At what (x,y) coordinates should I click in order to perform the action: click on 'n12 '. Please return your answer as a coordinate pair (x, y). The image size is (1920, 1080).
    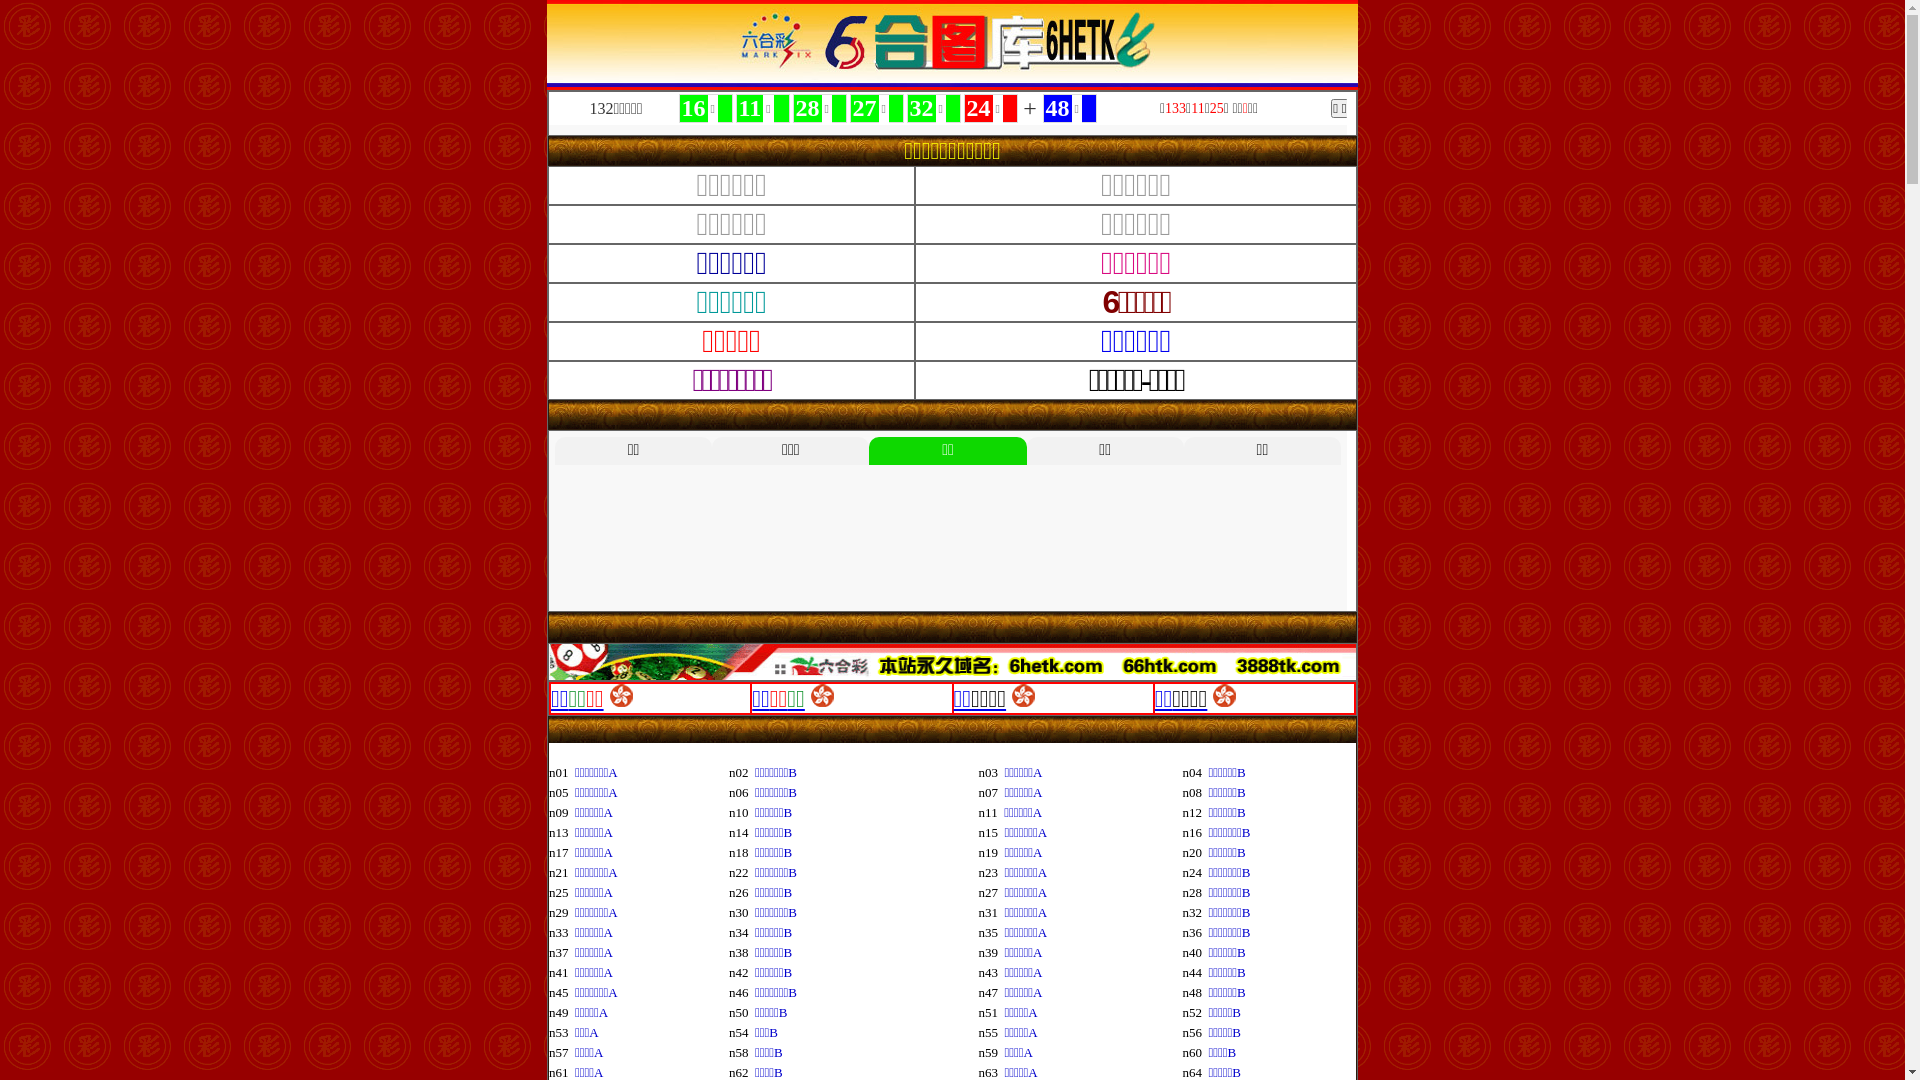
    Looking at the image, I should click on (1195, 812).